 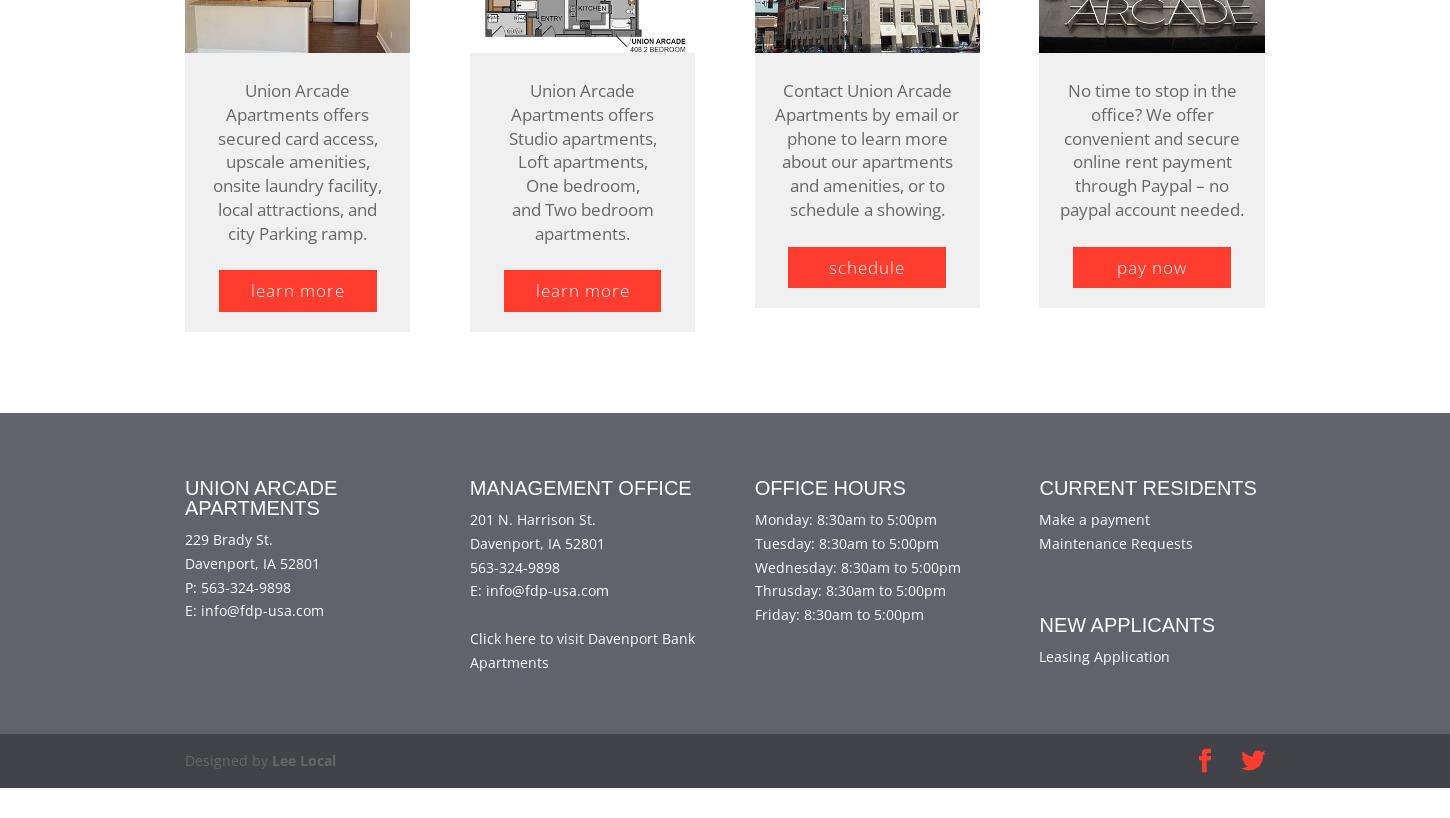 What do you see at coordinates (1093, 548) in the screenshot?
I see `'Make a payment'` at bounding box center [1093, 548].